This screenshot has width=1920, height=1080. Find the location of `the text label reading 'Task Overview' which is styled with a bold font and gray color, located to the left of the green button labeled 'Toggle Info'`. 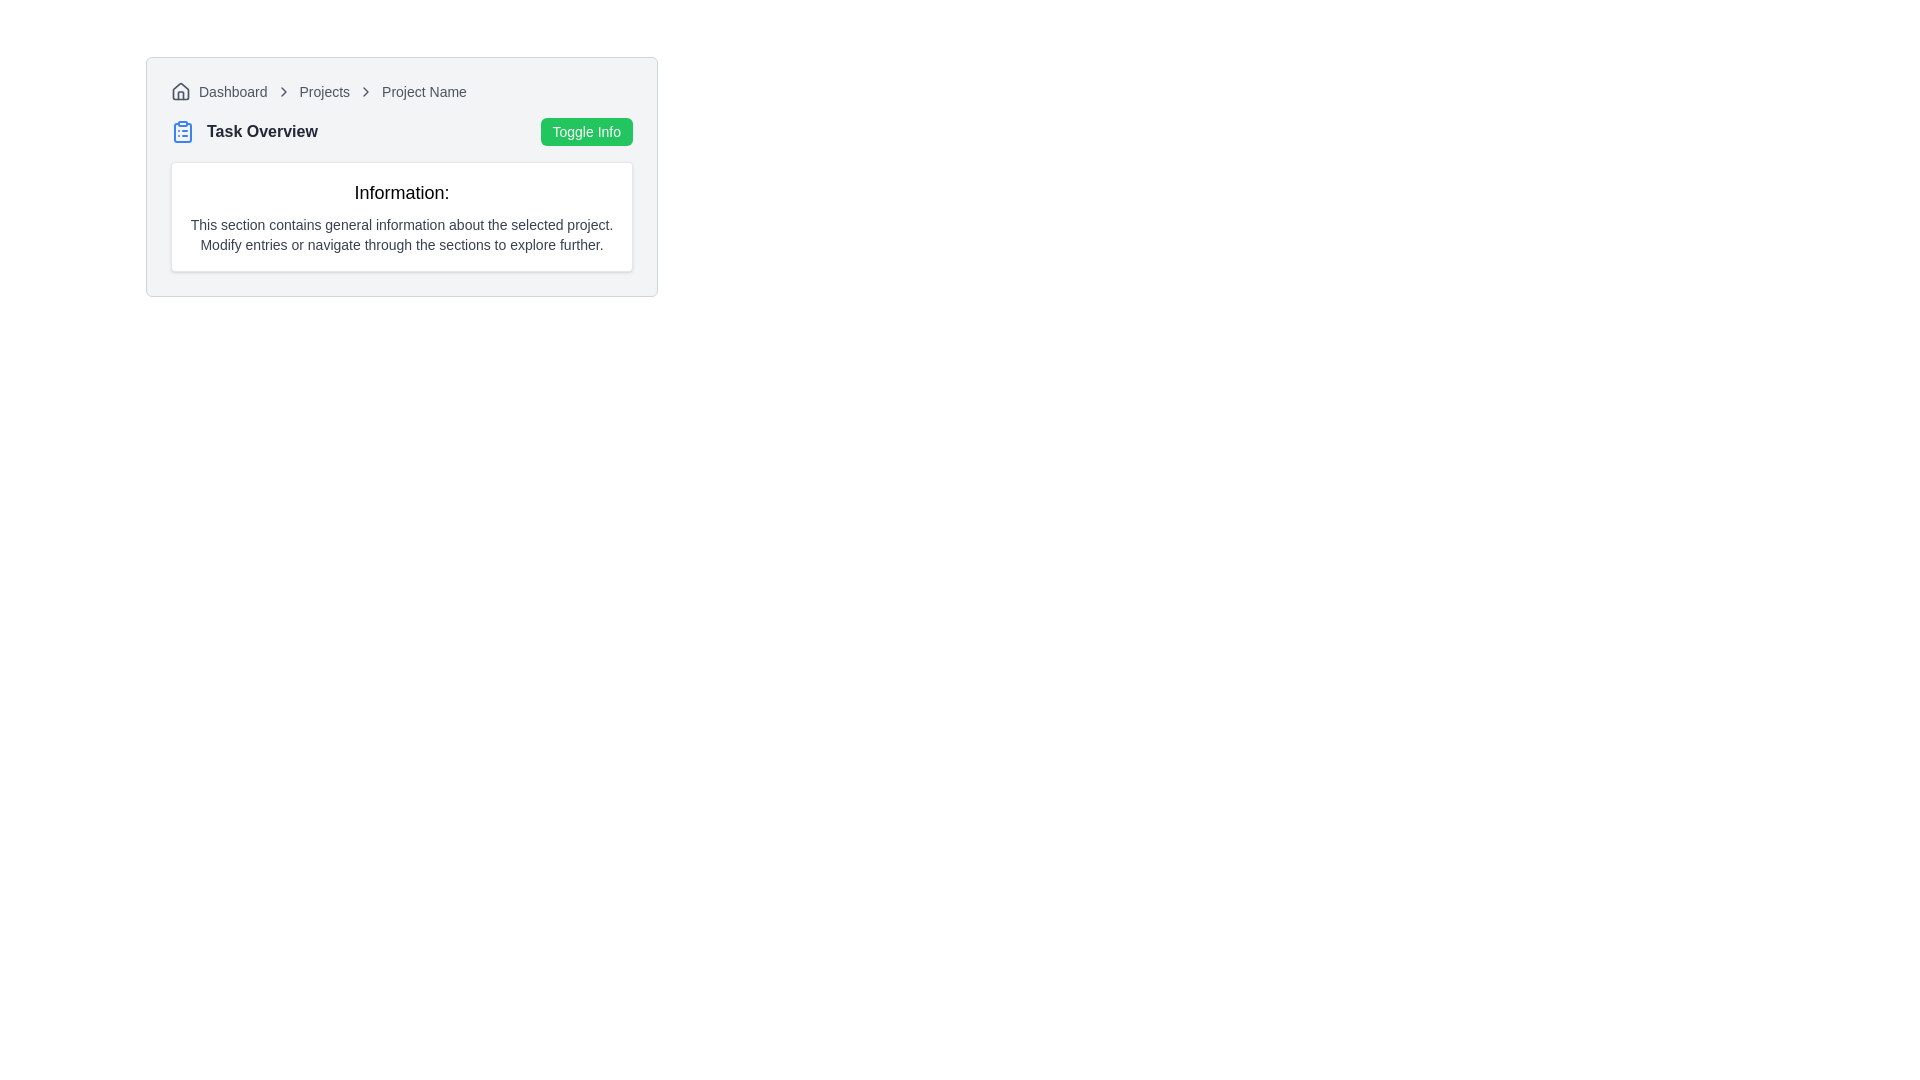

the text label reading 'Task Overview' which is styled with a bold font and gray color, located to the left of the green button labeled 'Toggle Info' is located at coordinates (243, 131).